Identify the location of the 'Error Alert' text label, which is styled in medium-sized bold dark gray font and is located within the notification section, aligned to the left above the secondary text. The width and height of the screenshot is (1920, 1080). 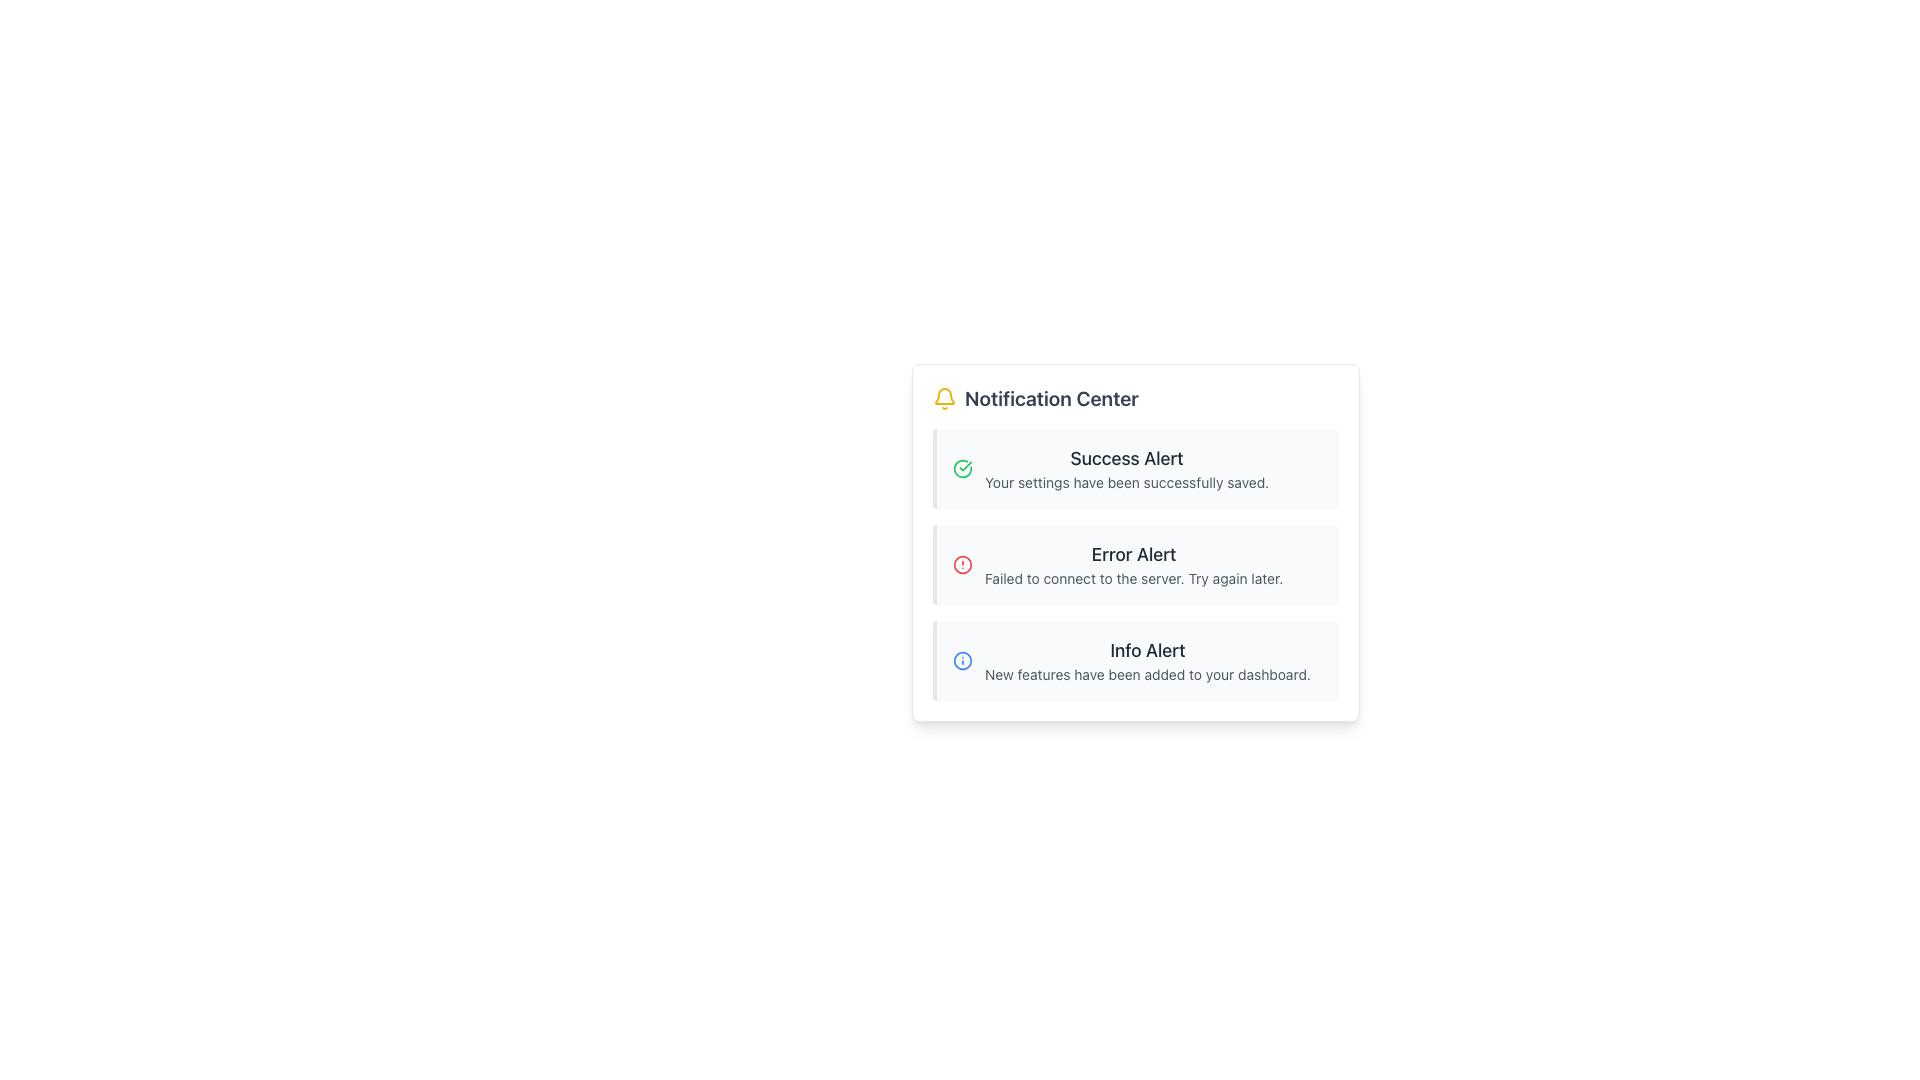
(1134, 555).